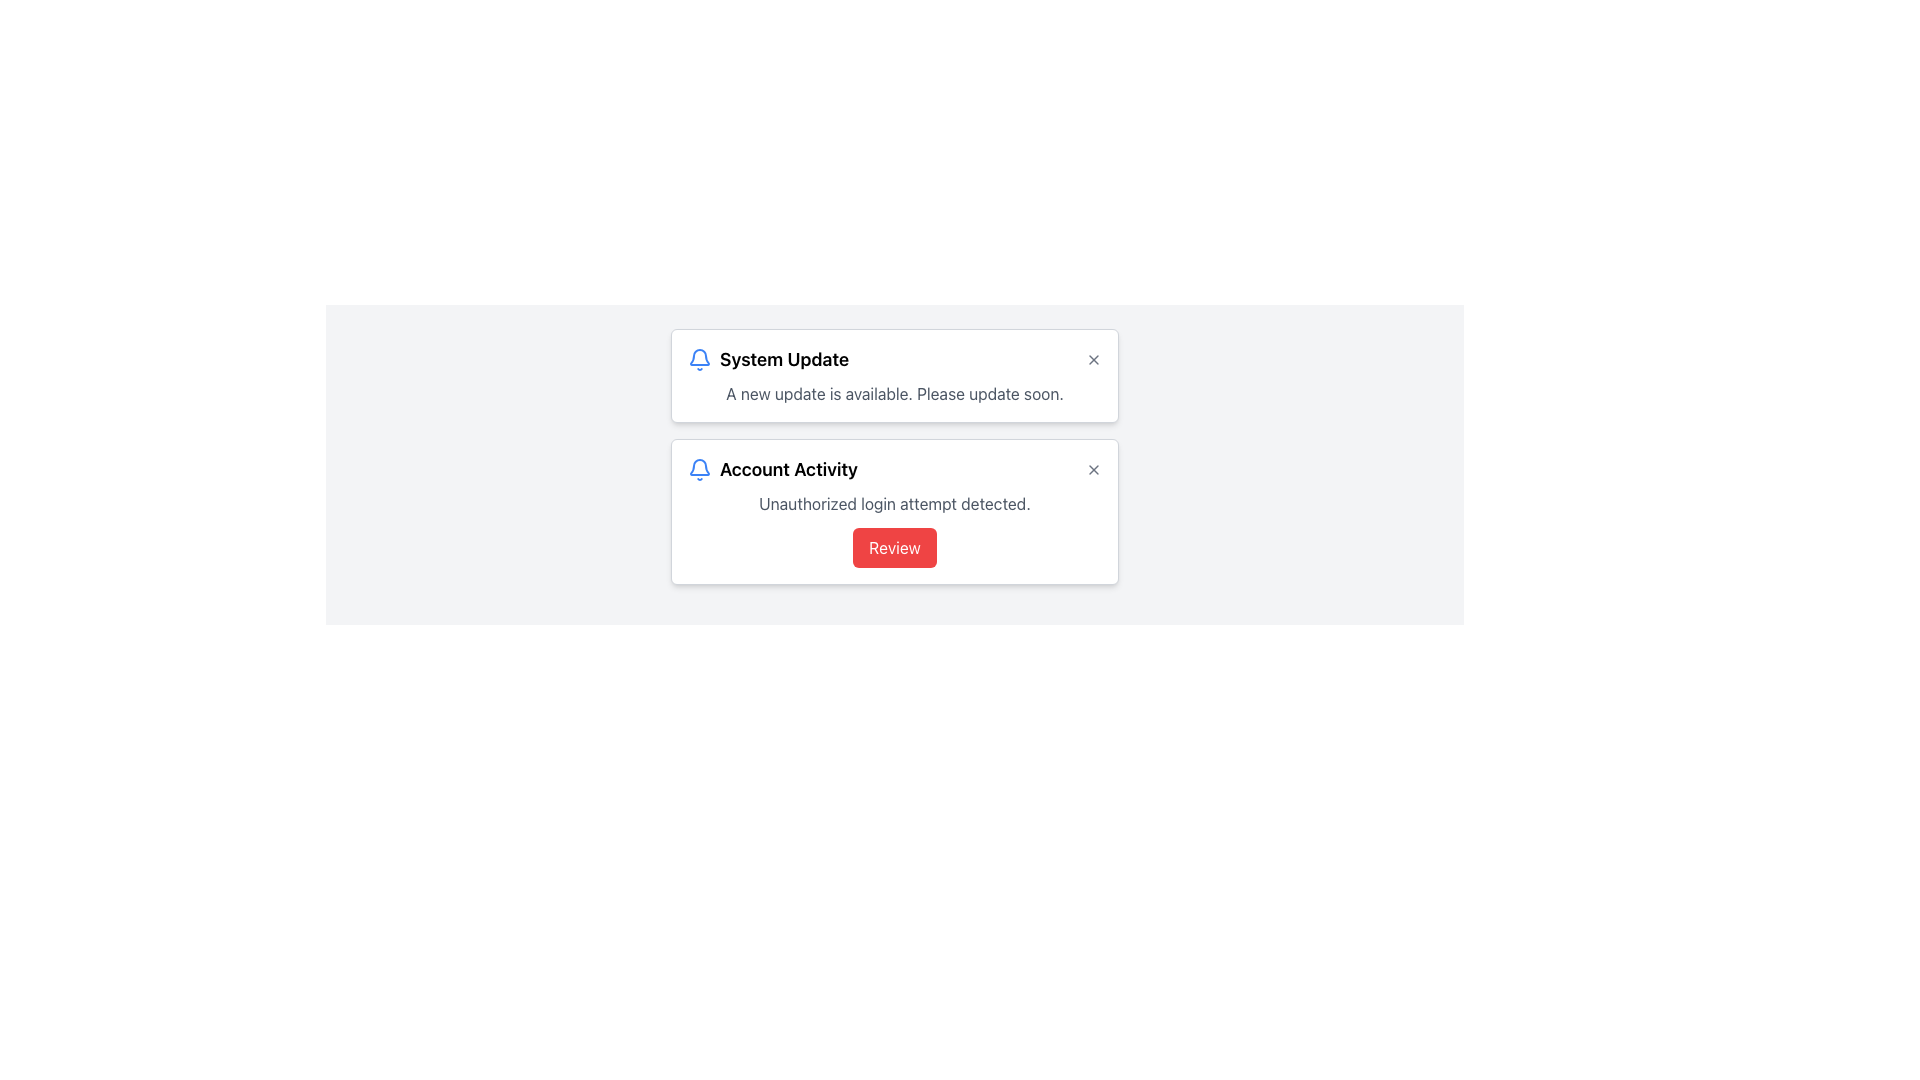 The image size is (1920, 1080). Describe the element at coordinates (893, 547) in the screenshot. I see `the call-to-action button located at the bottom center of the 'Account Activity' notification card` at that location.